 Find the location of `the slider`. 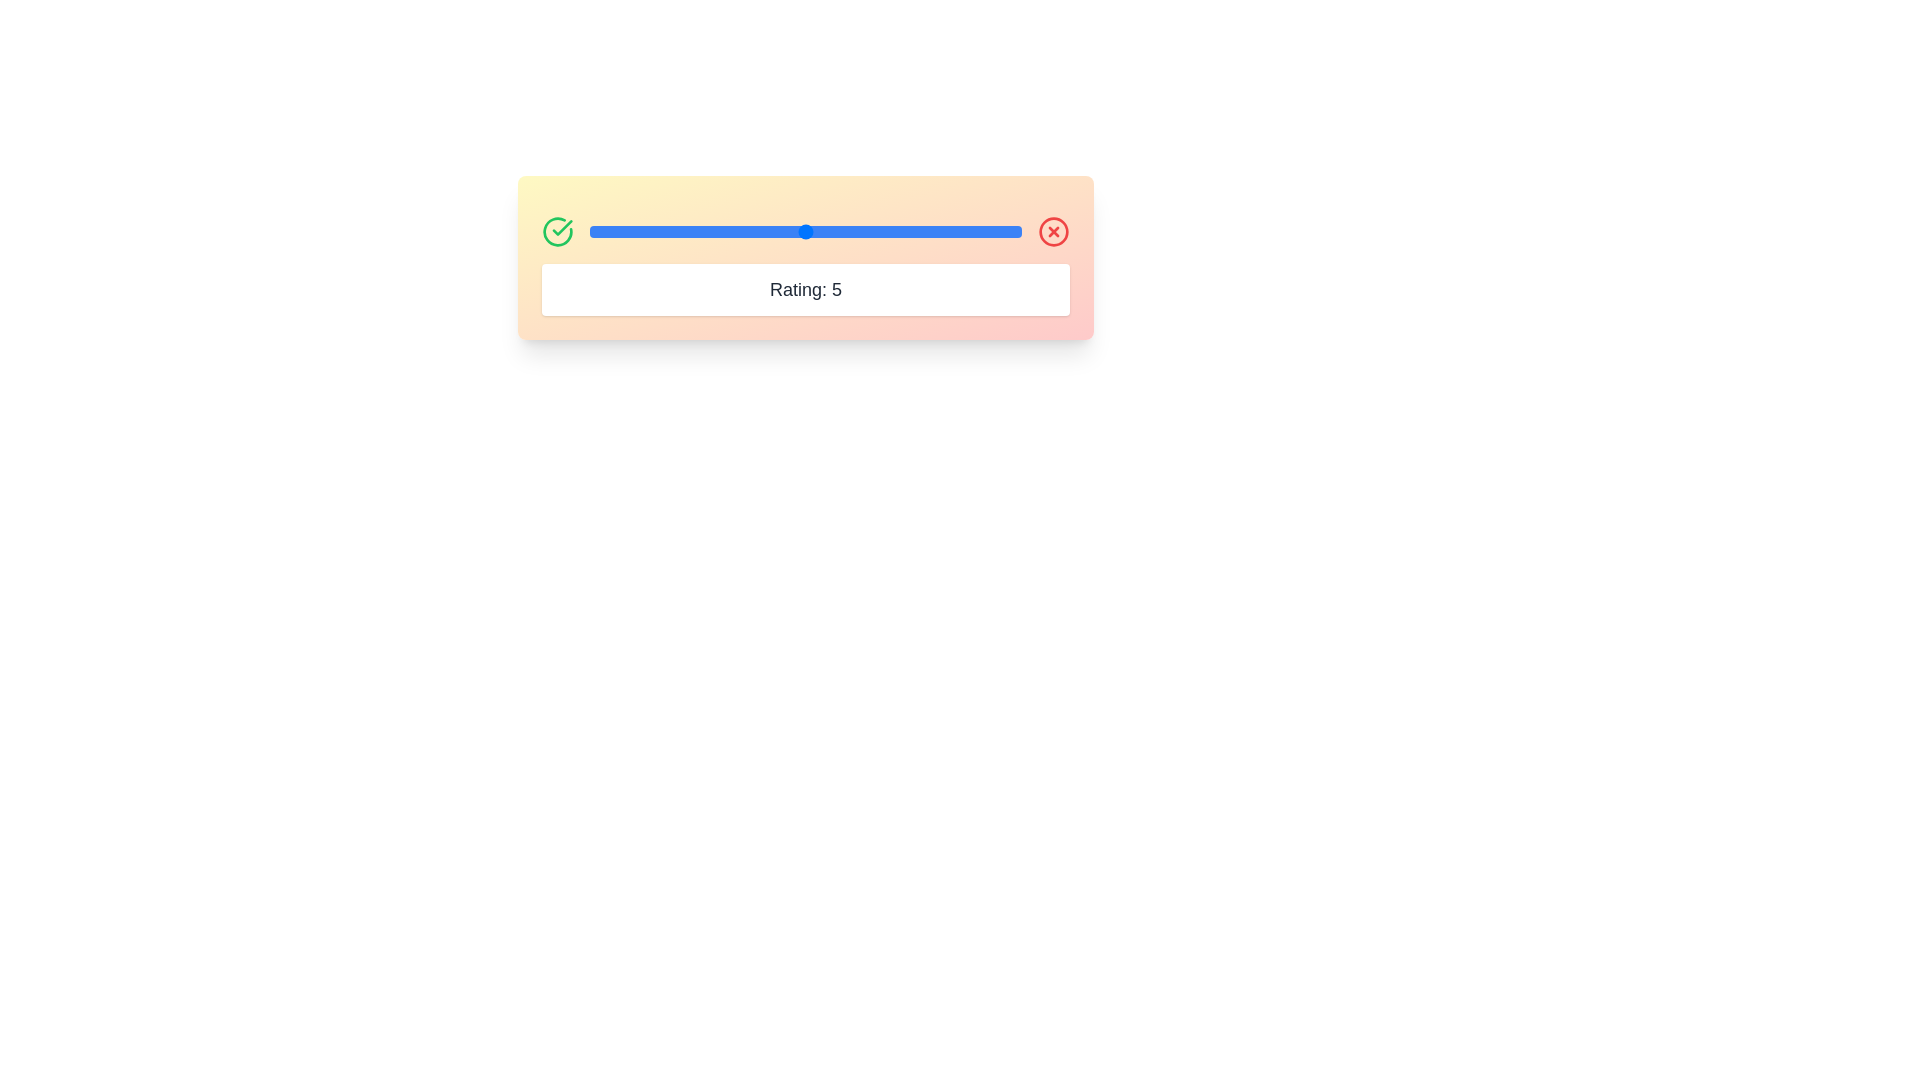

the slider is located at coordinates (978, 230).